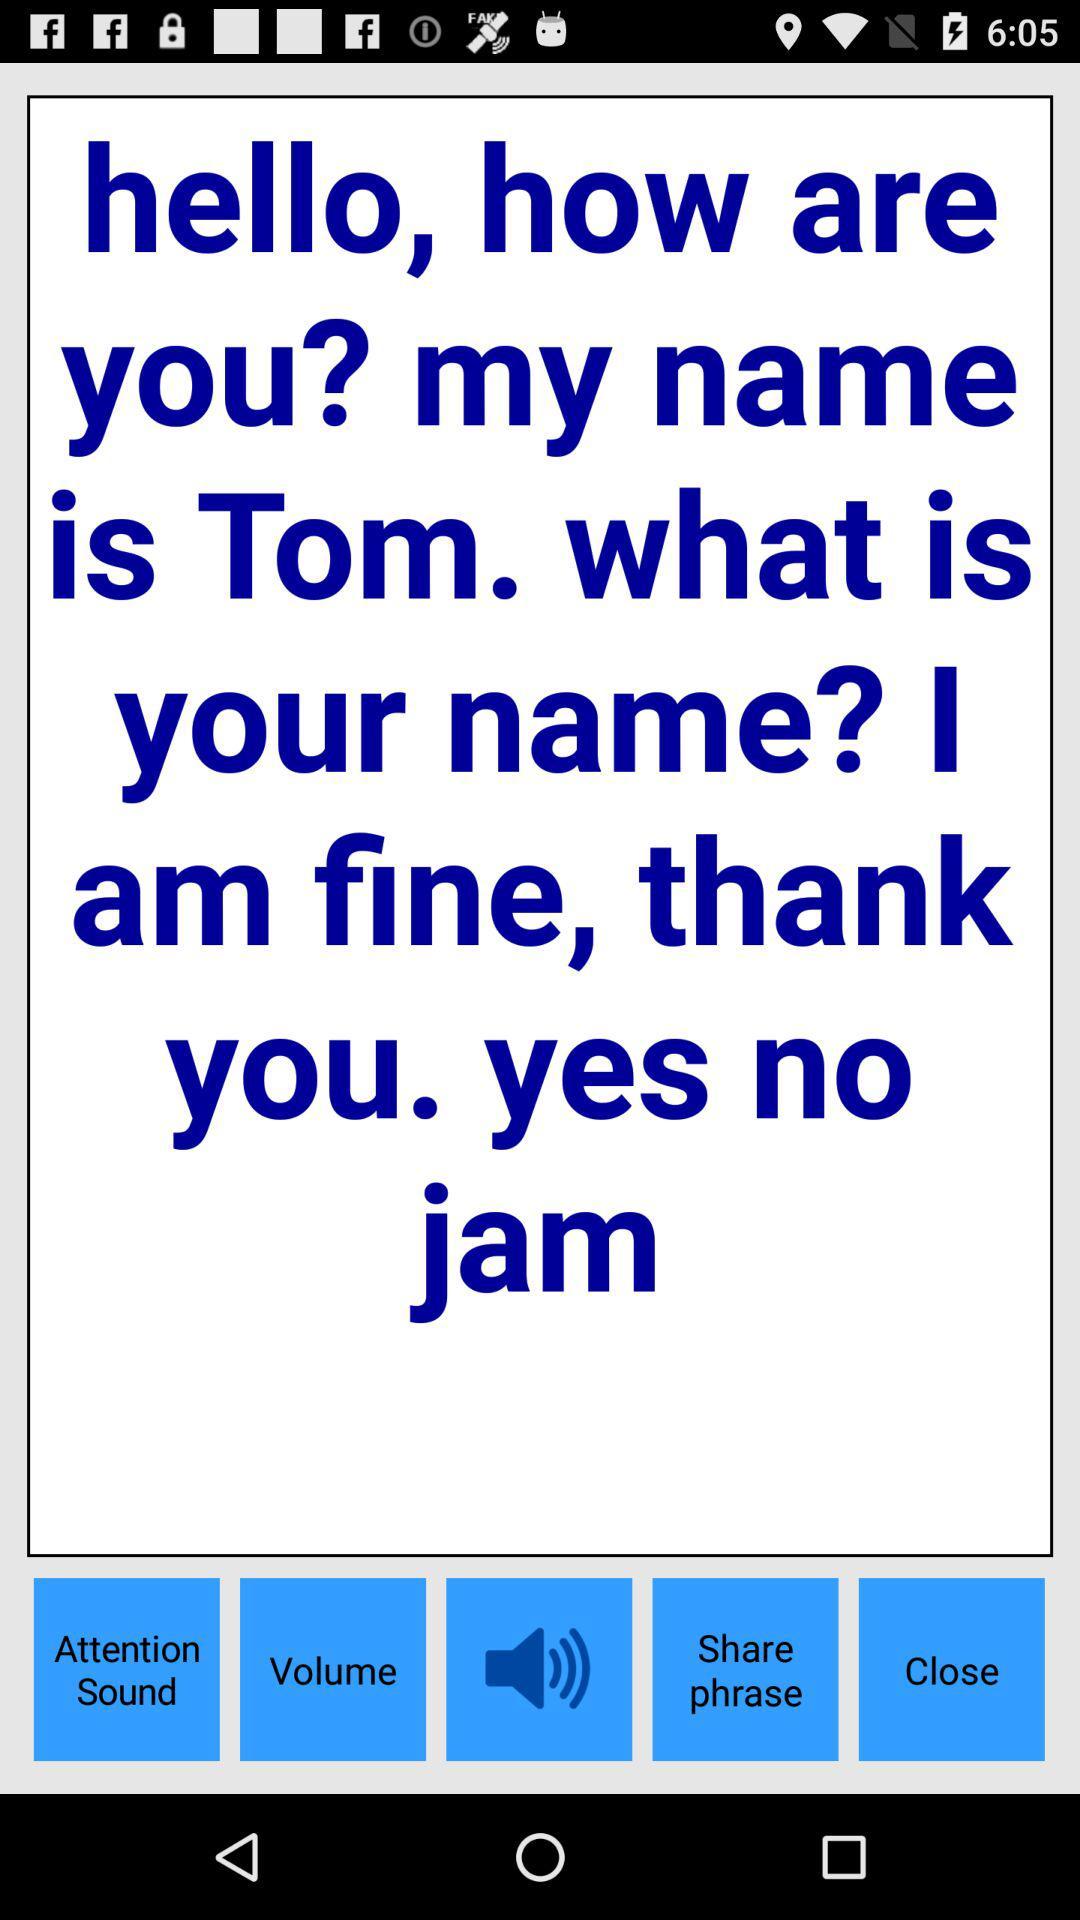  What do you see at coordinates (331, 1669) in the screenshot?
I see `button next to the attention sound button` at bounding box center [331, 1669].